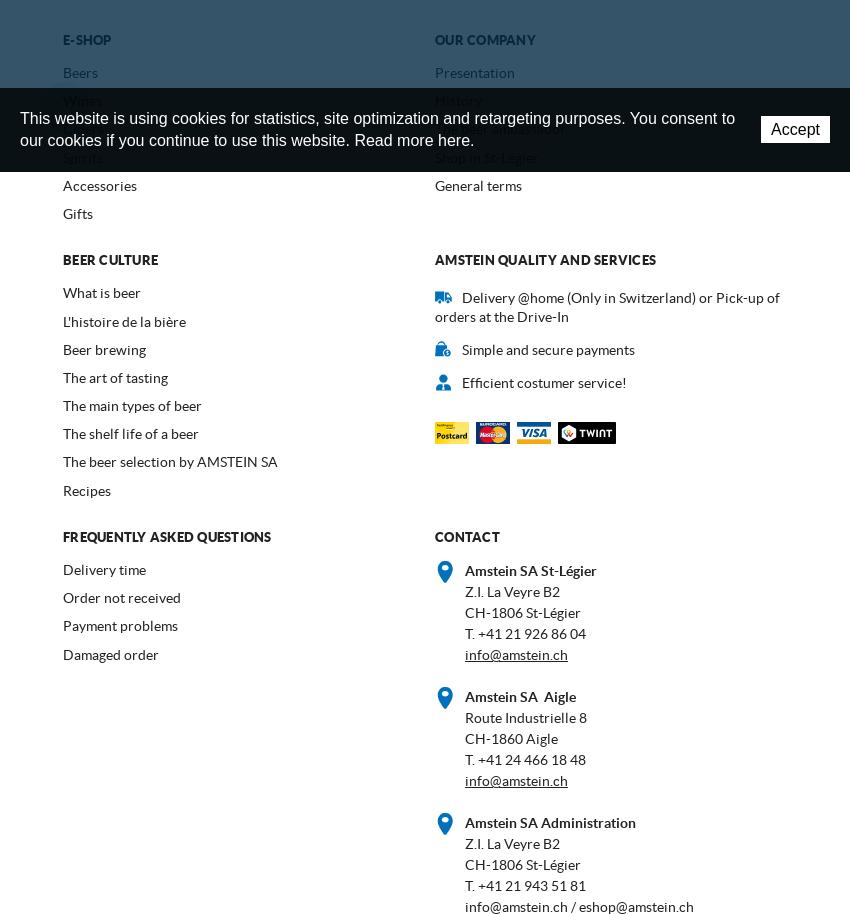 Image resolution: width=850 pixels, height=914 pixels. What do you see at coordinates (549, 821) in the screenshot?
I see `'Amstein SA Administration'` at bounding box center [549, 821].